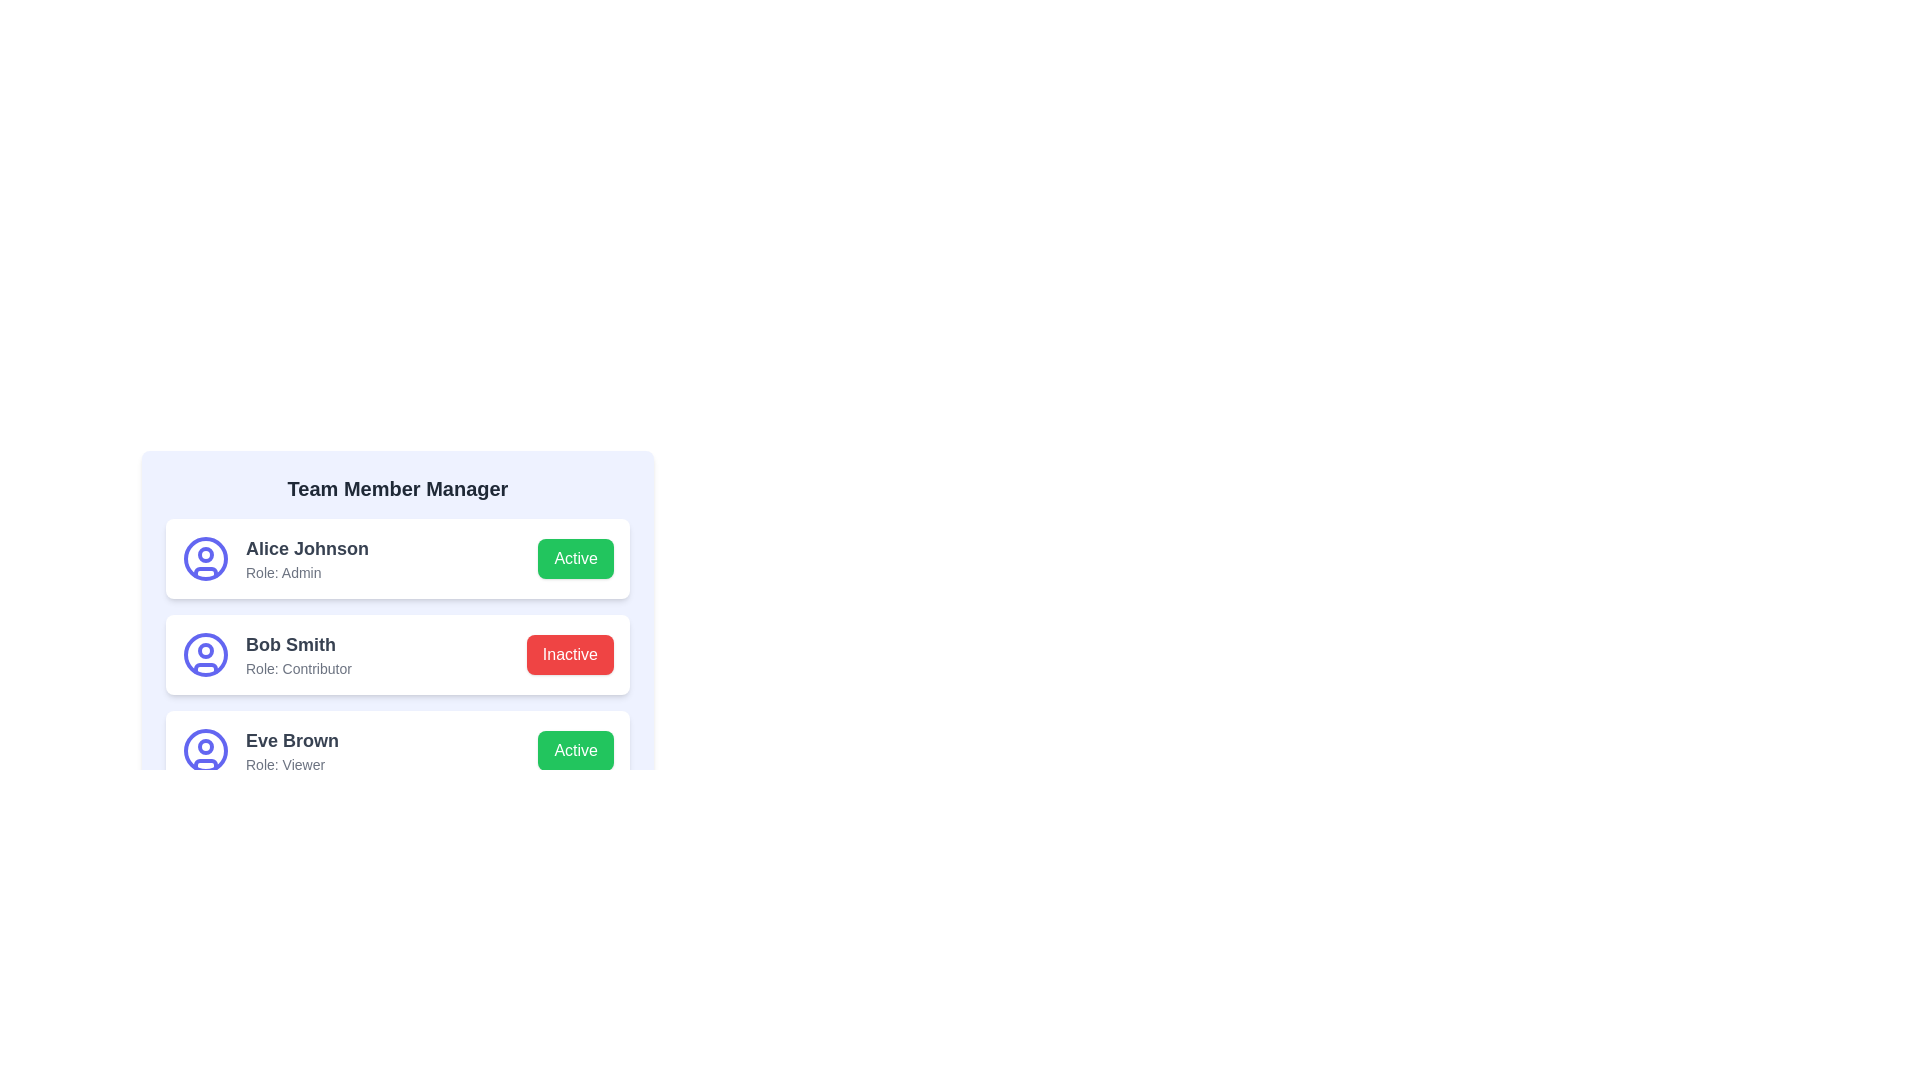 The width and height of the screenshot is (1920, 1080). I want to click on the user item representing 'Alice Johnson' with the role 'Admin', so click(274, 559).